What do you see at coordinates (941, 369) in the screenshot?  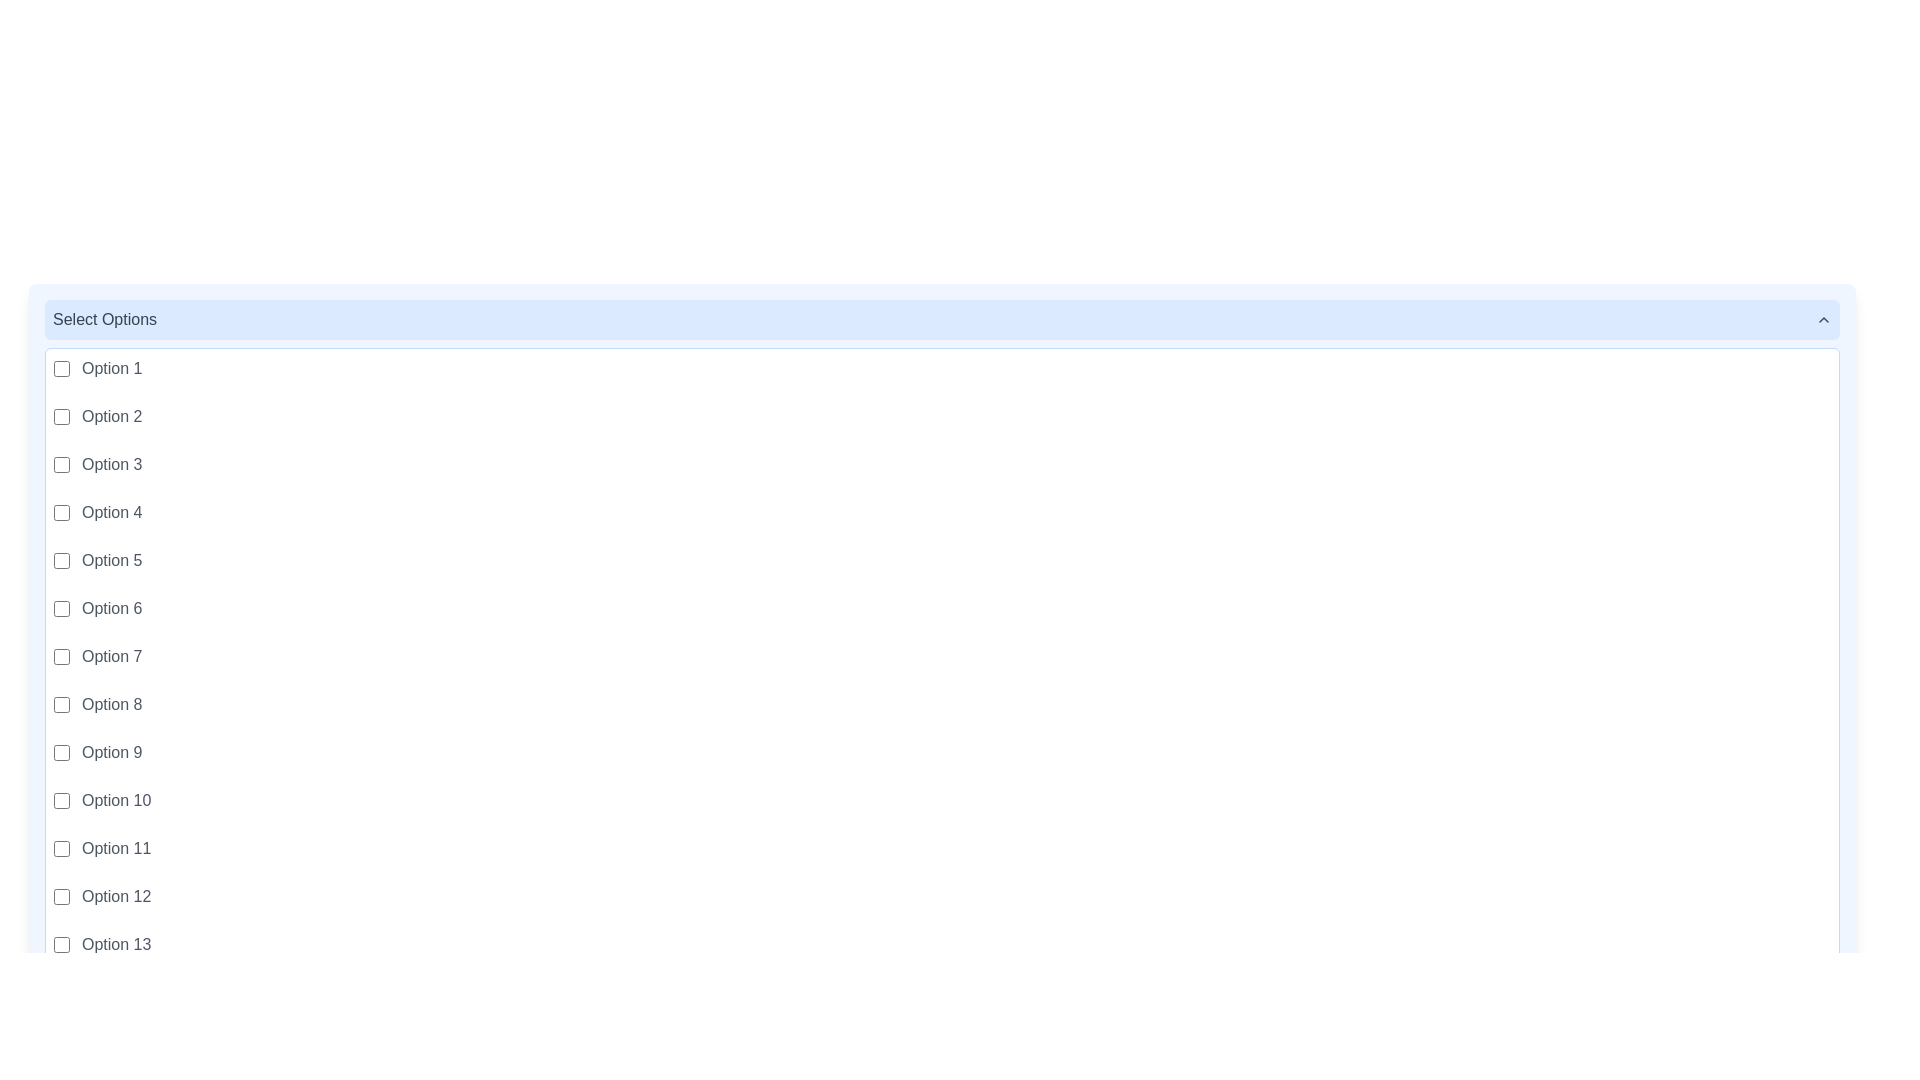 I see `the first list item containing a checkbox labeled 'Option 1'` at bounding box center [941, 369].